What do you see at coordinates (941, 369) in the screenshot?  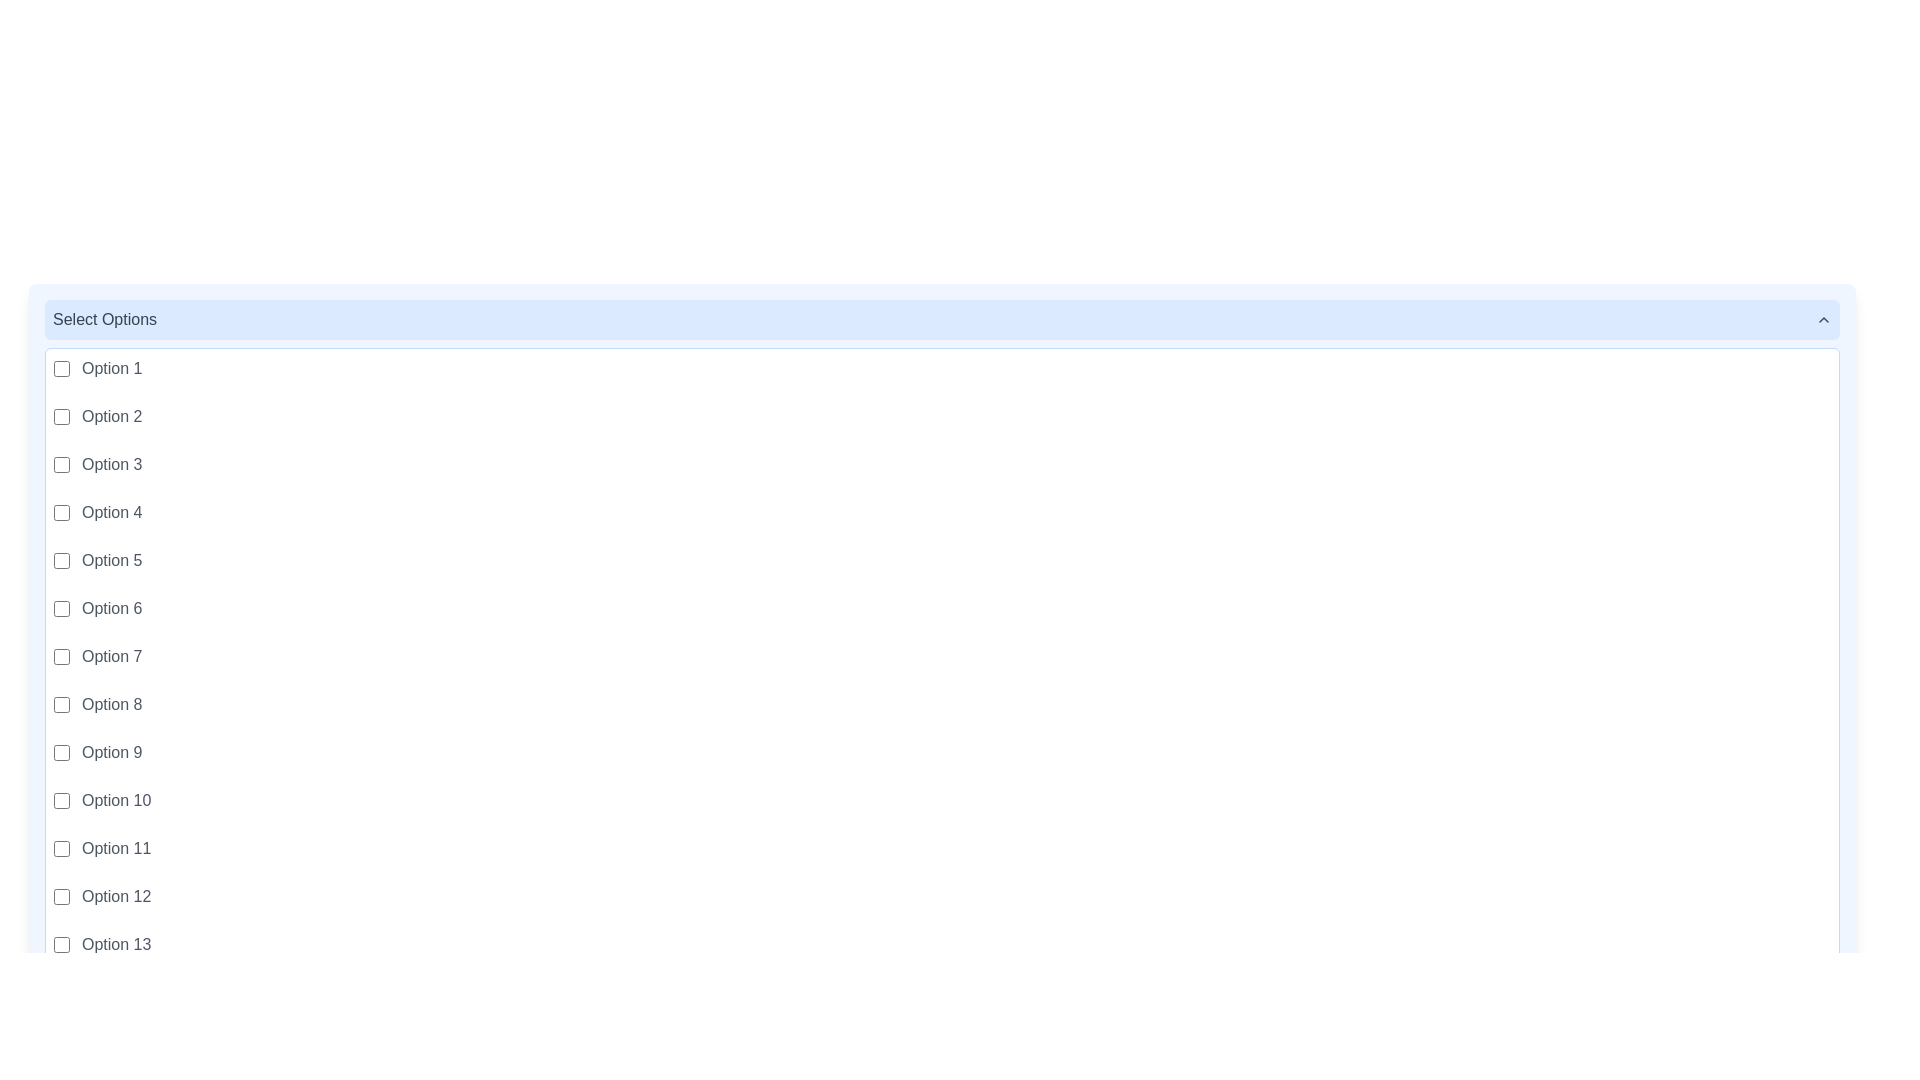 I see `the first list item containing a checkbox labeled 'Option 1'` at bounding box center [941, 369].